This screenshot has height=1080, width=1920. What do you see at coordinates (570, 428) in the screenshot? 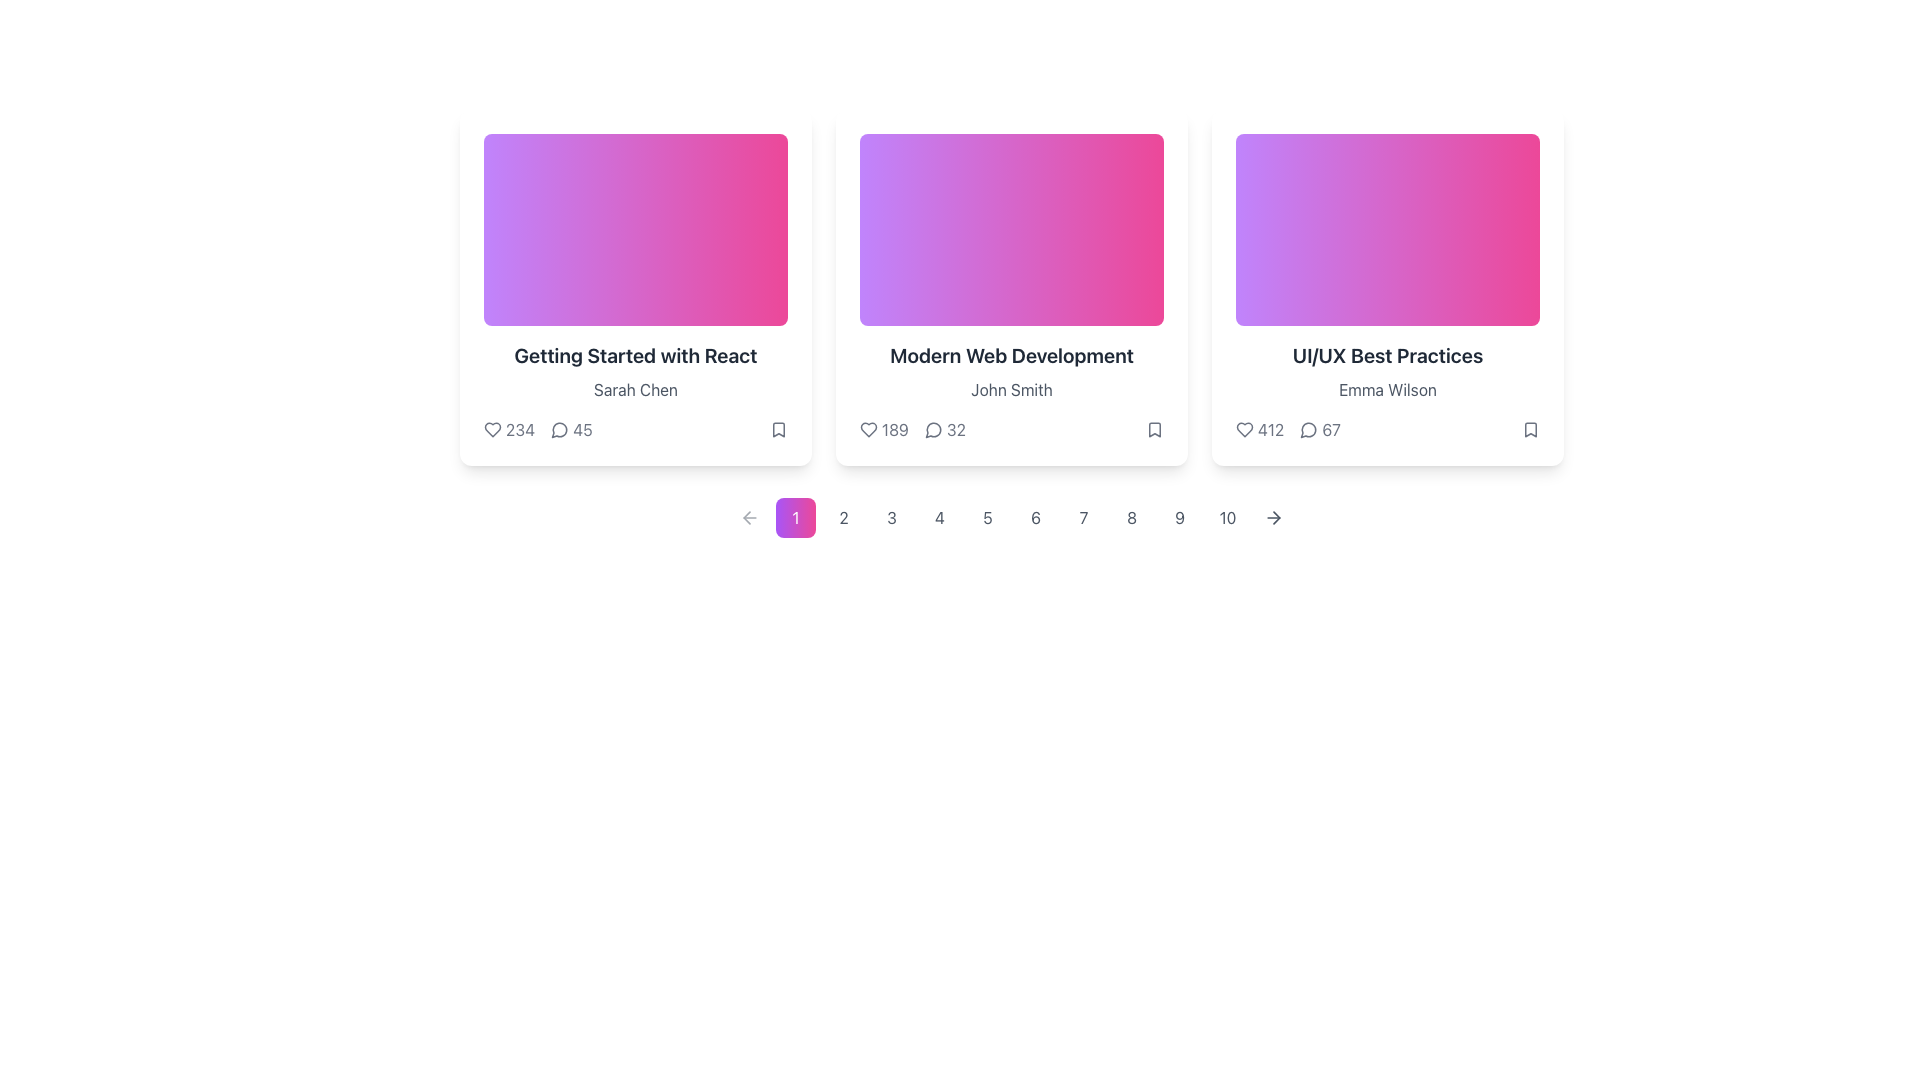
I see `the Interactive Comment Indicator, which is a comment icon followed by the number '45', located at the lower center area of the card titled 'Getting Started with React'` at bounding box center [570, 428].